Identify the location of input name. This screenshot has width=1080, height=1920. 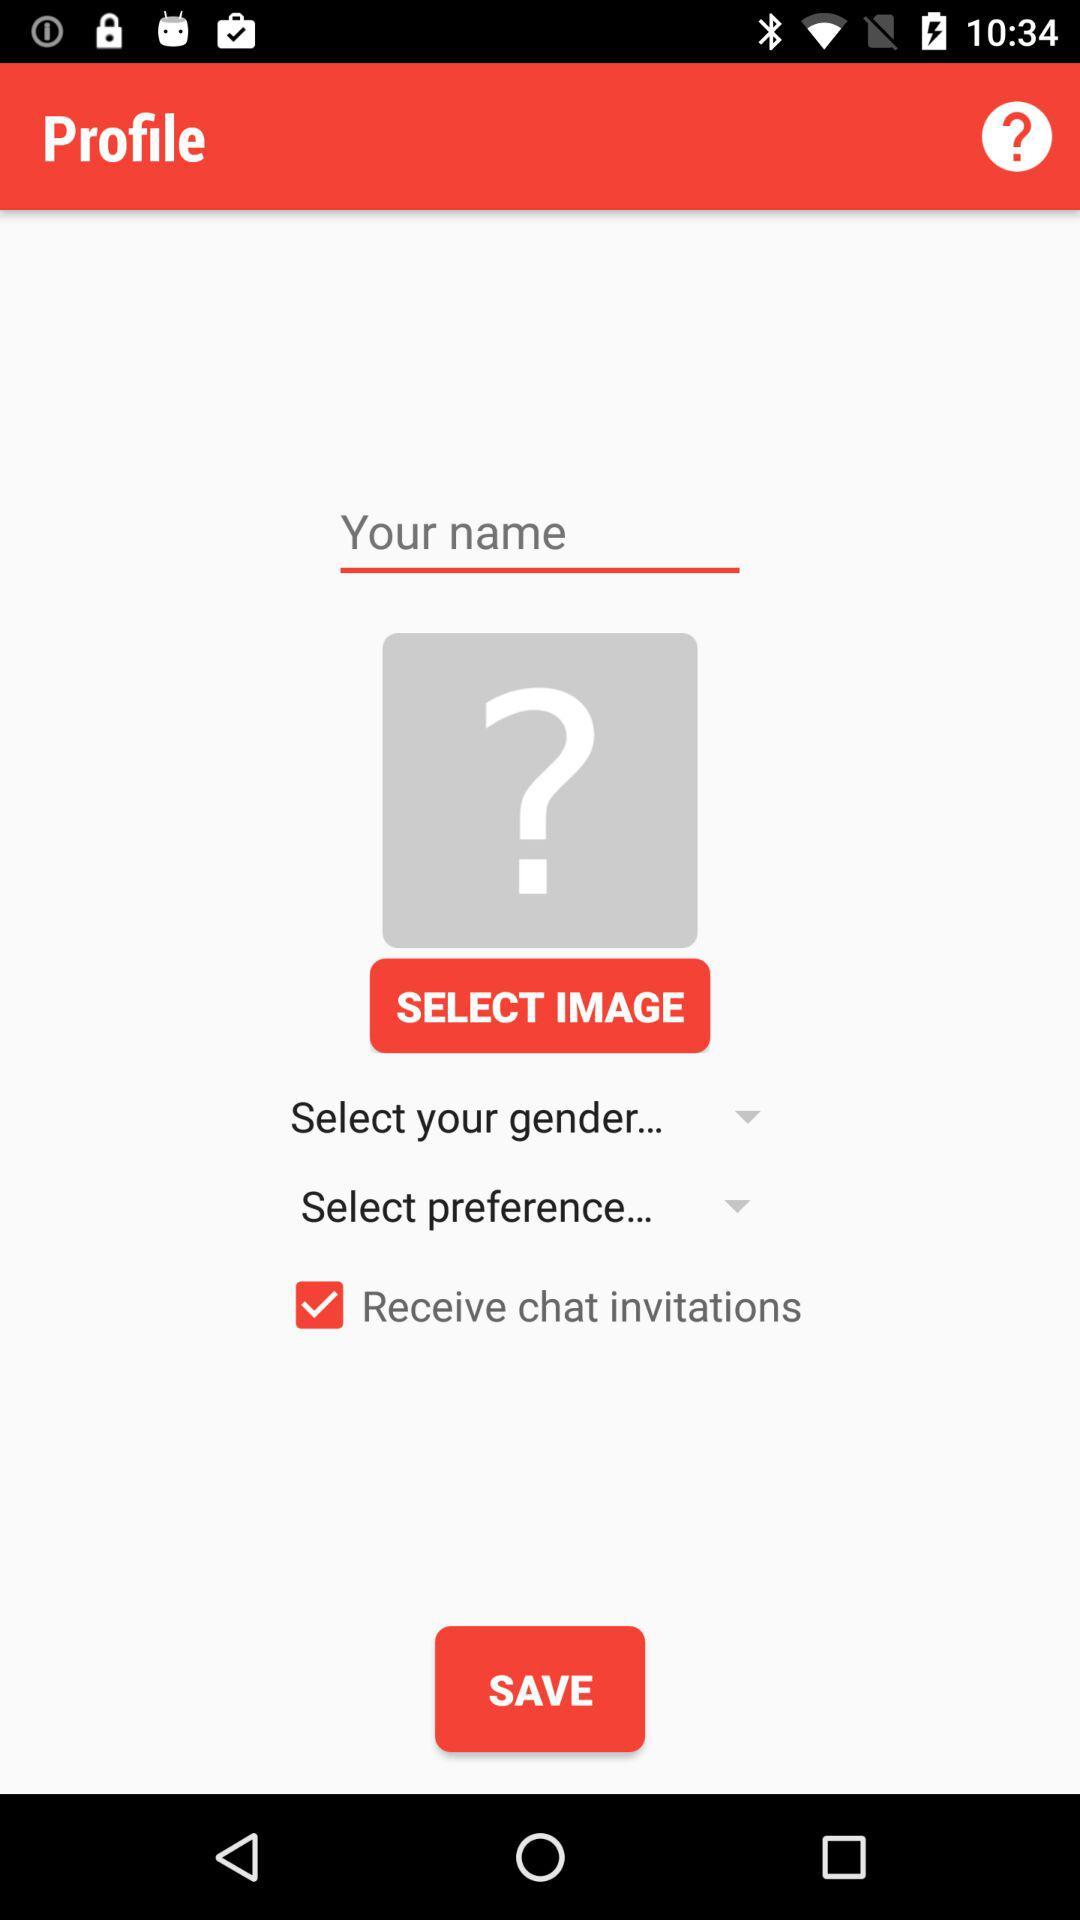
(540, 531).